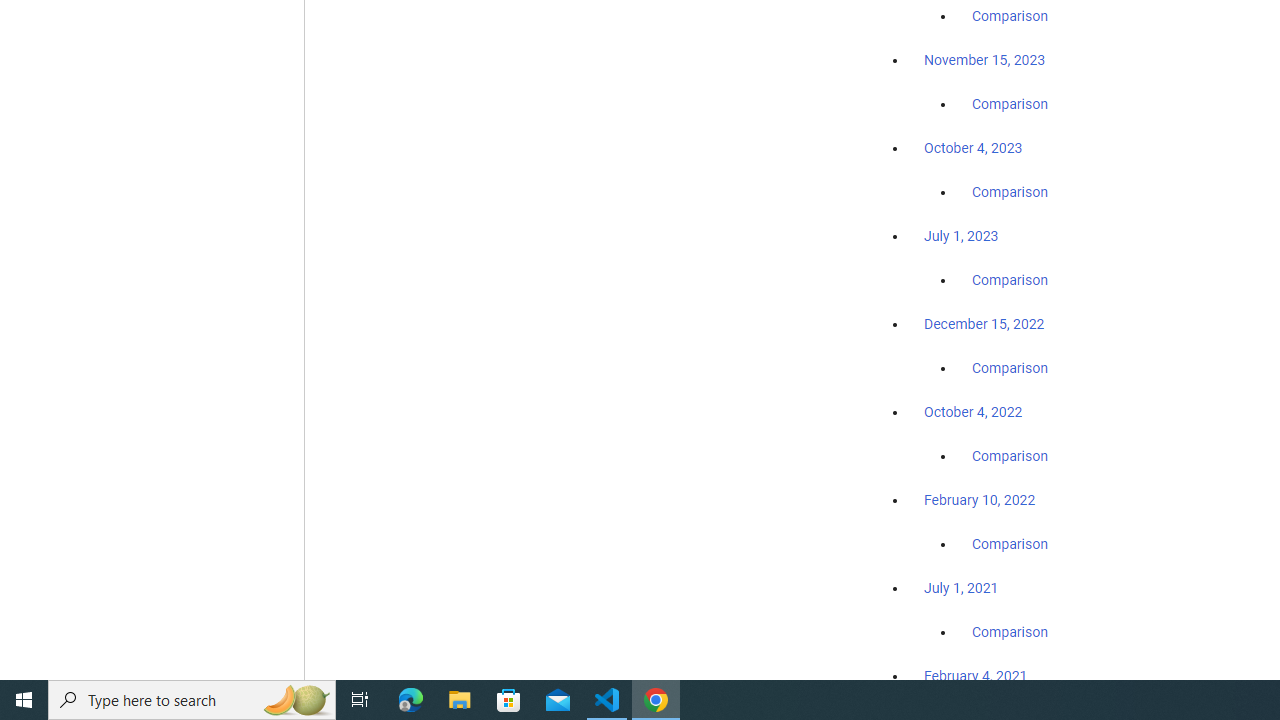 This screenshot has height=720, width=1280. Describe the element at coordinates (192, 698) in the screenshot. I see `'Type here to search'` at that location.